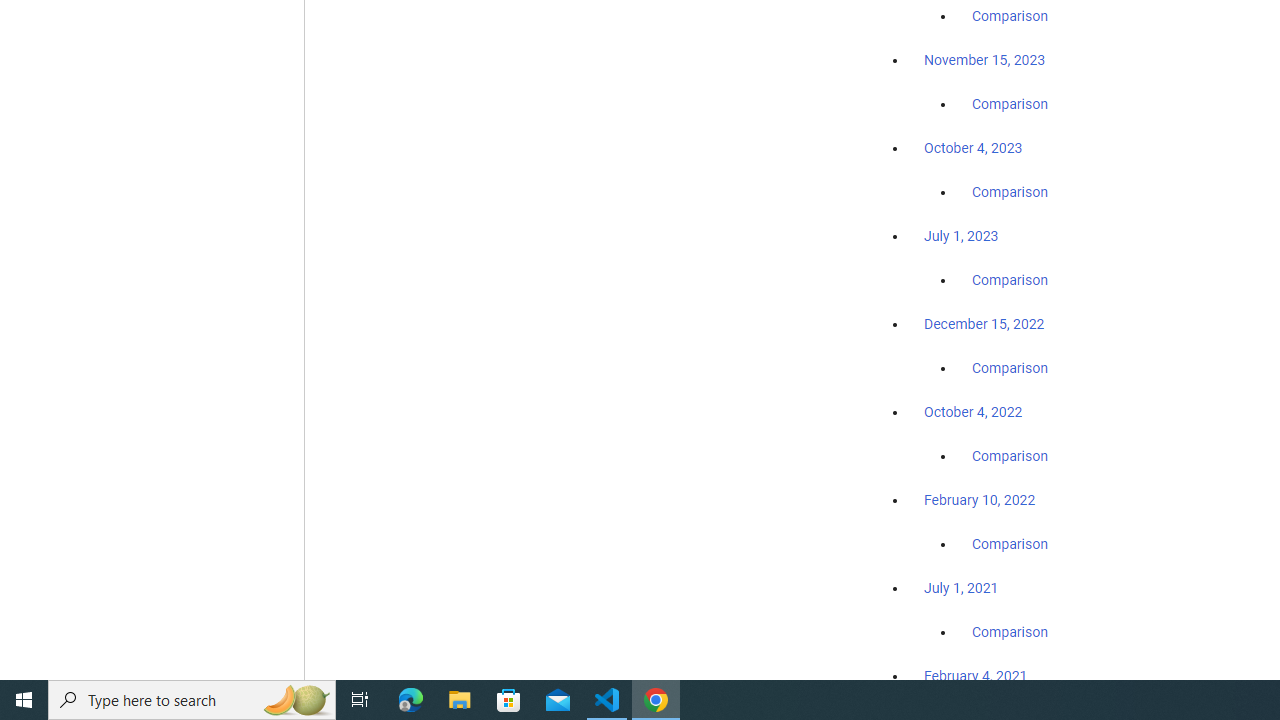 This screenshot has height=720, width=1280. Describe the element at coordinates (192, 698) in the screenshot. I see `'Type here to search'` at that location.